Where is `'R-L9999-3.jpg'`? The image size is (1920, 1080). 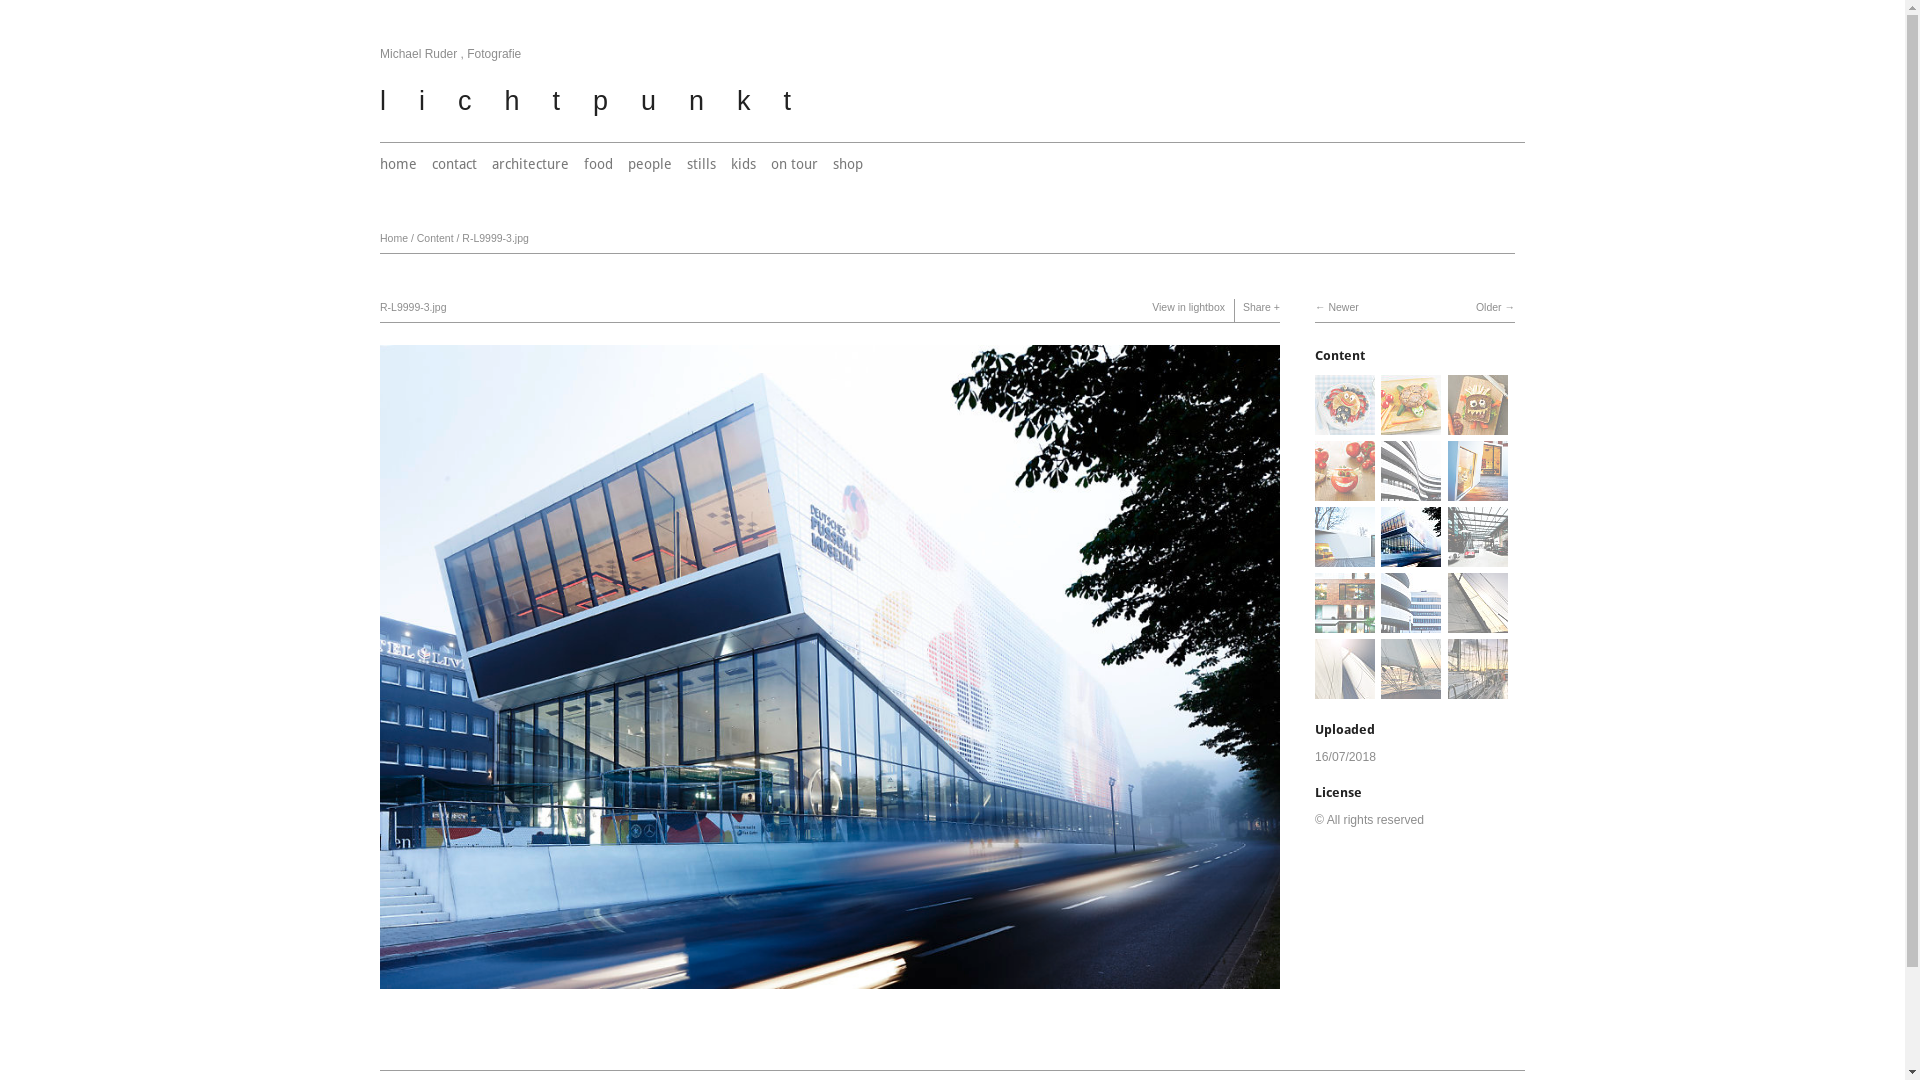
'R-L9999-3.jpg' is located at coordinates (495, 237).